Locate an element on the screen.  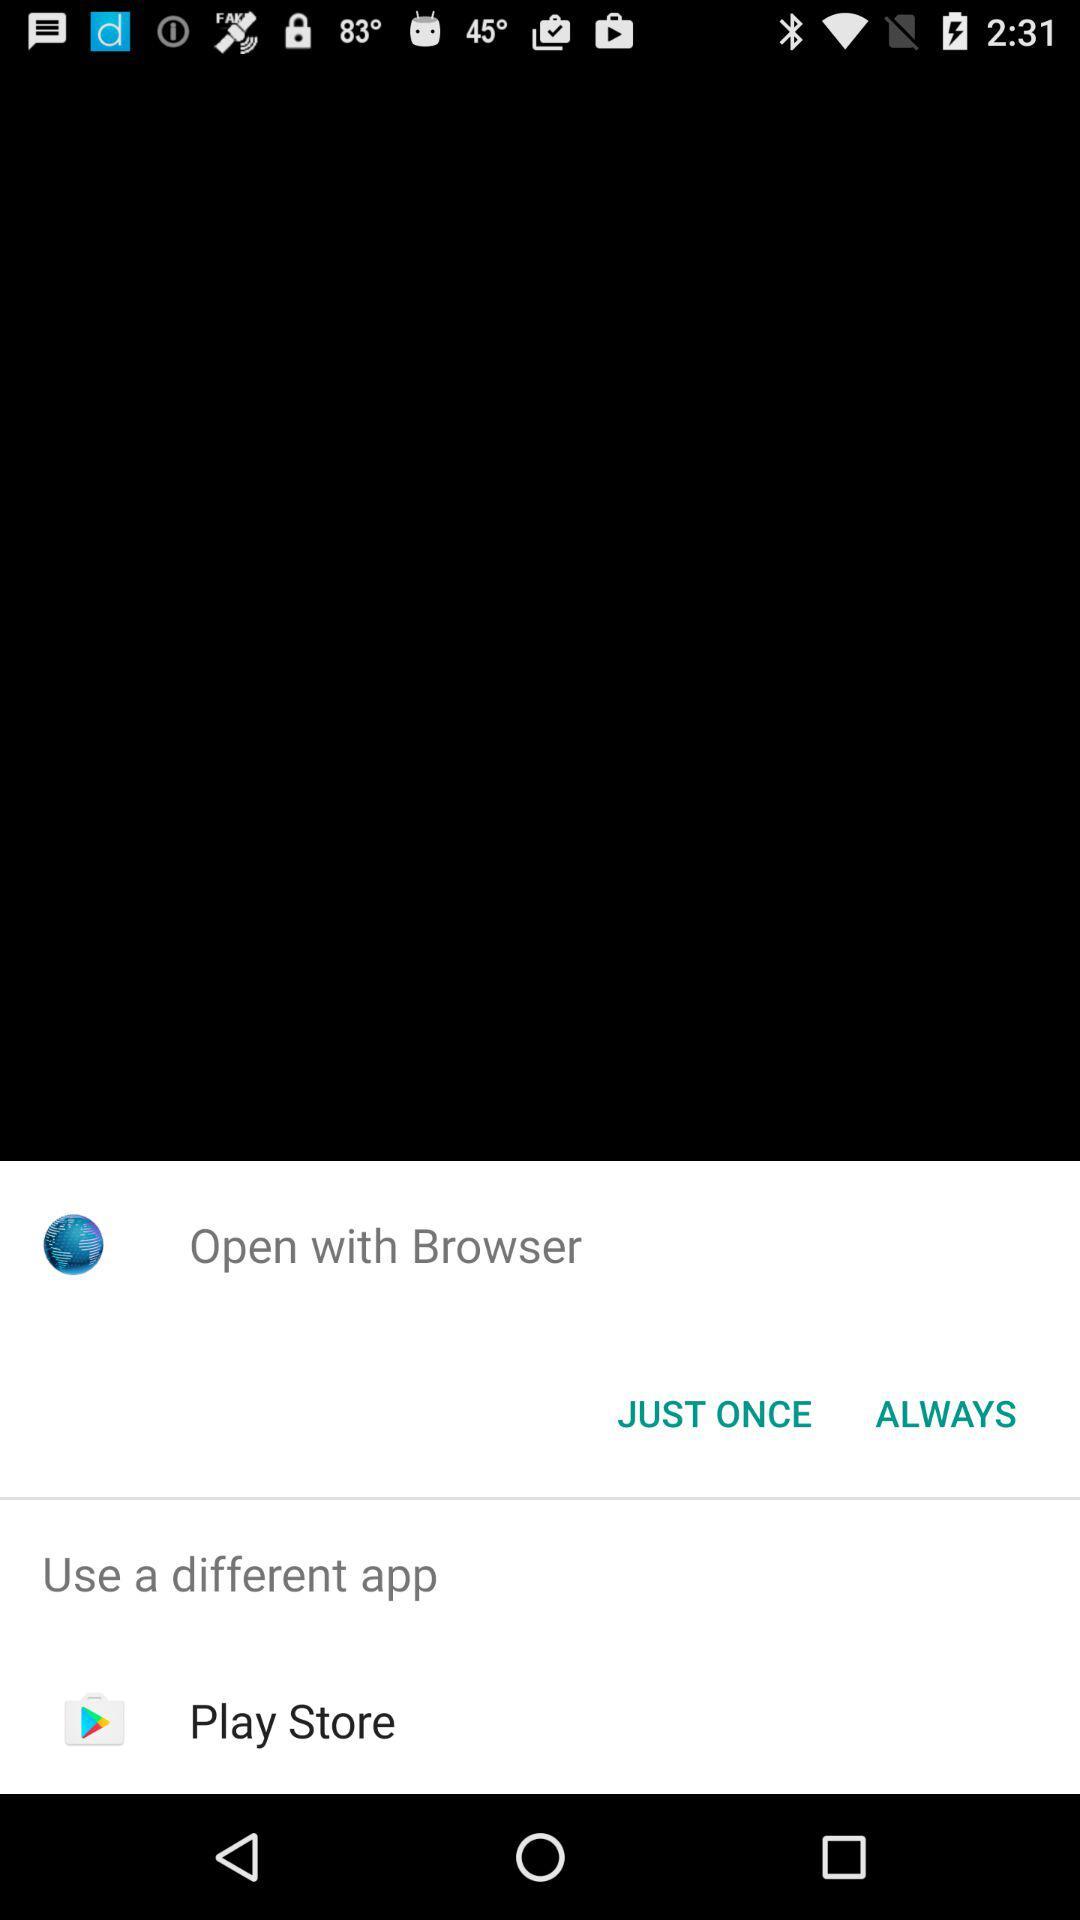
item next to always is located at coordinates (713, 1411).